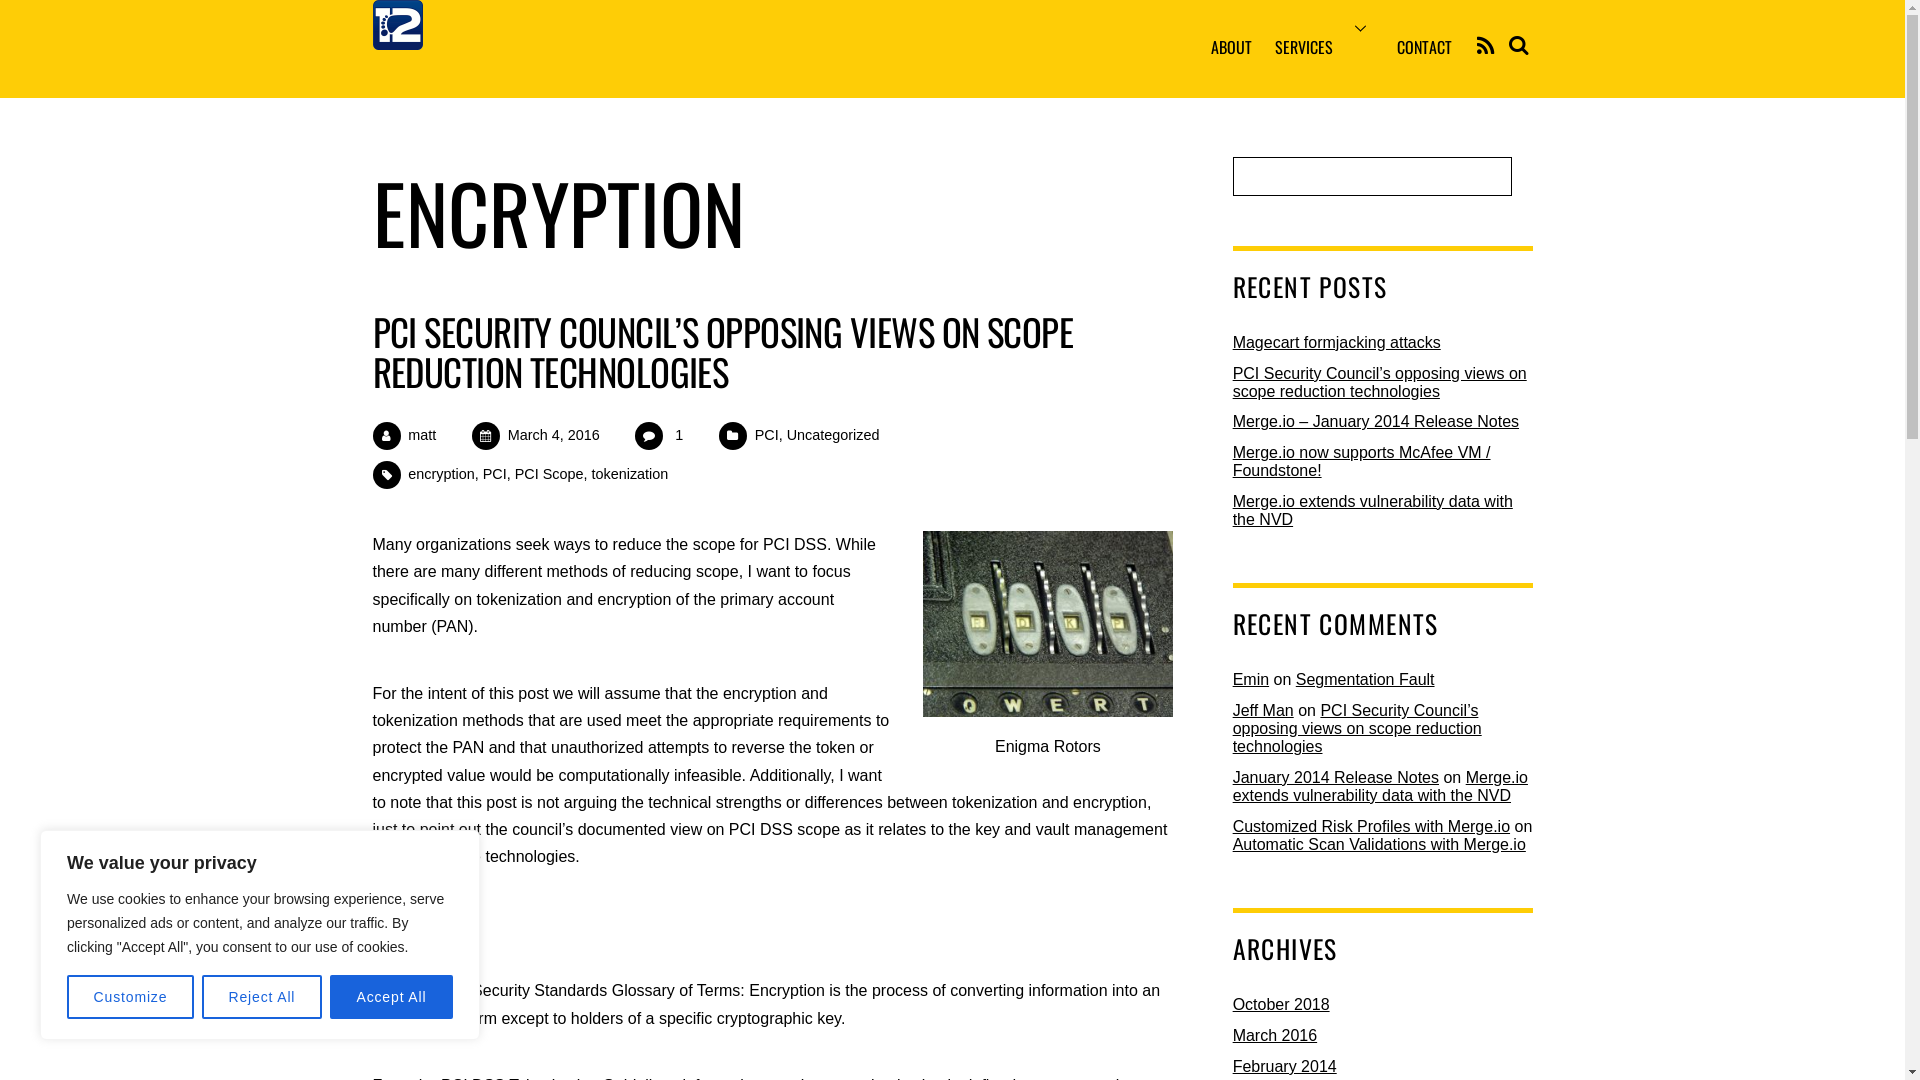 Image resolution: width=1920 pixels, height=1080 pixels. I want to click on 'Automatic Scan Validations with Merge.io', so click(1378, 844).